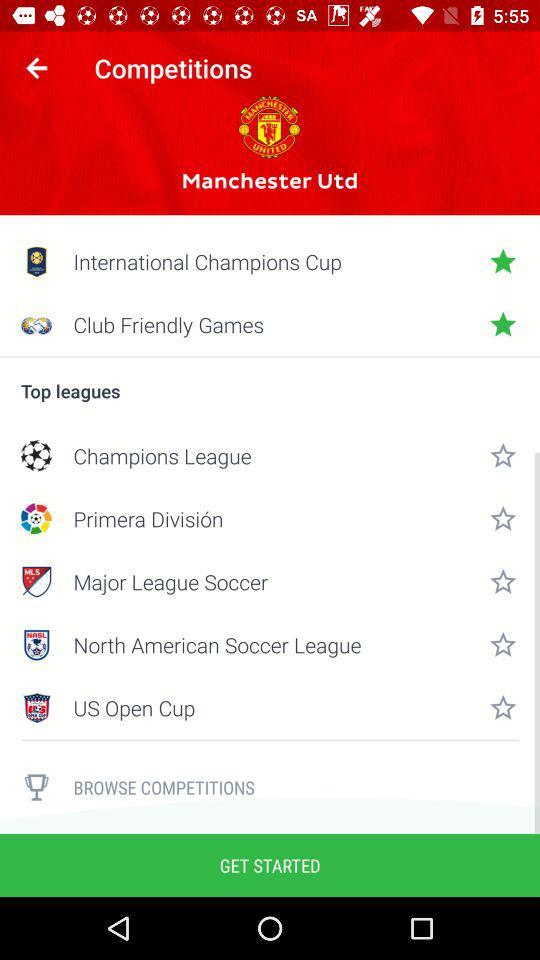 This screenshot has height=960, width=540. Describe the element at coordinates (270, 324) in the screenshot. I see `the club friendly games icon` at that location.